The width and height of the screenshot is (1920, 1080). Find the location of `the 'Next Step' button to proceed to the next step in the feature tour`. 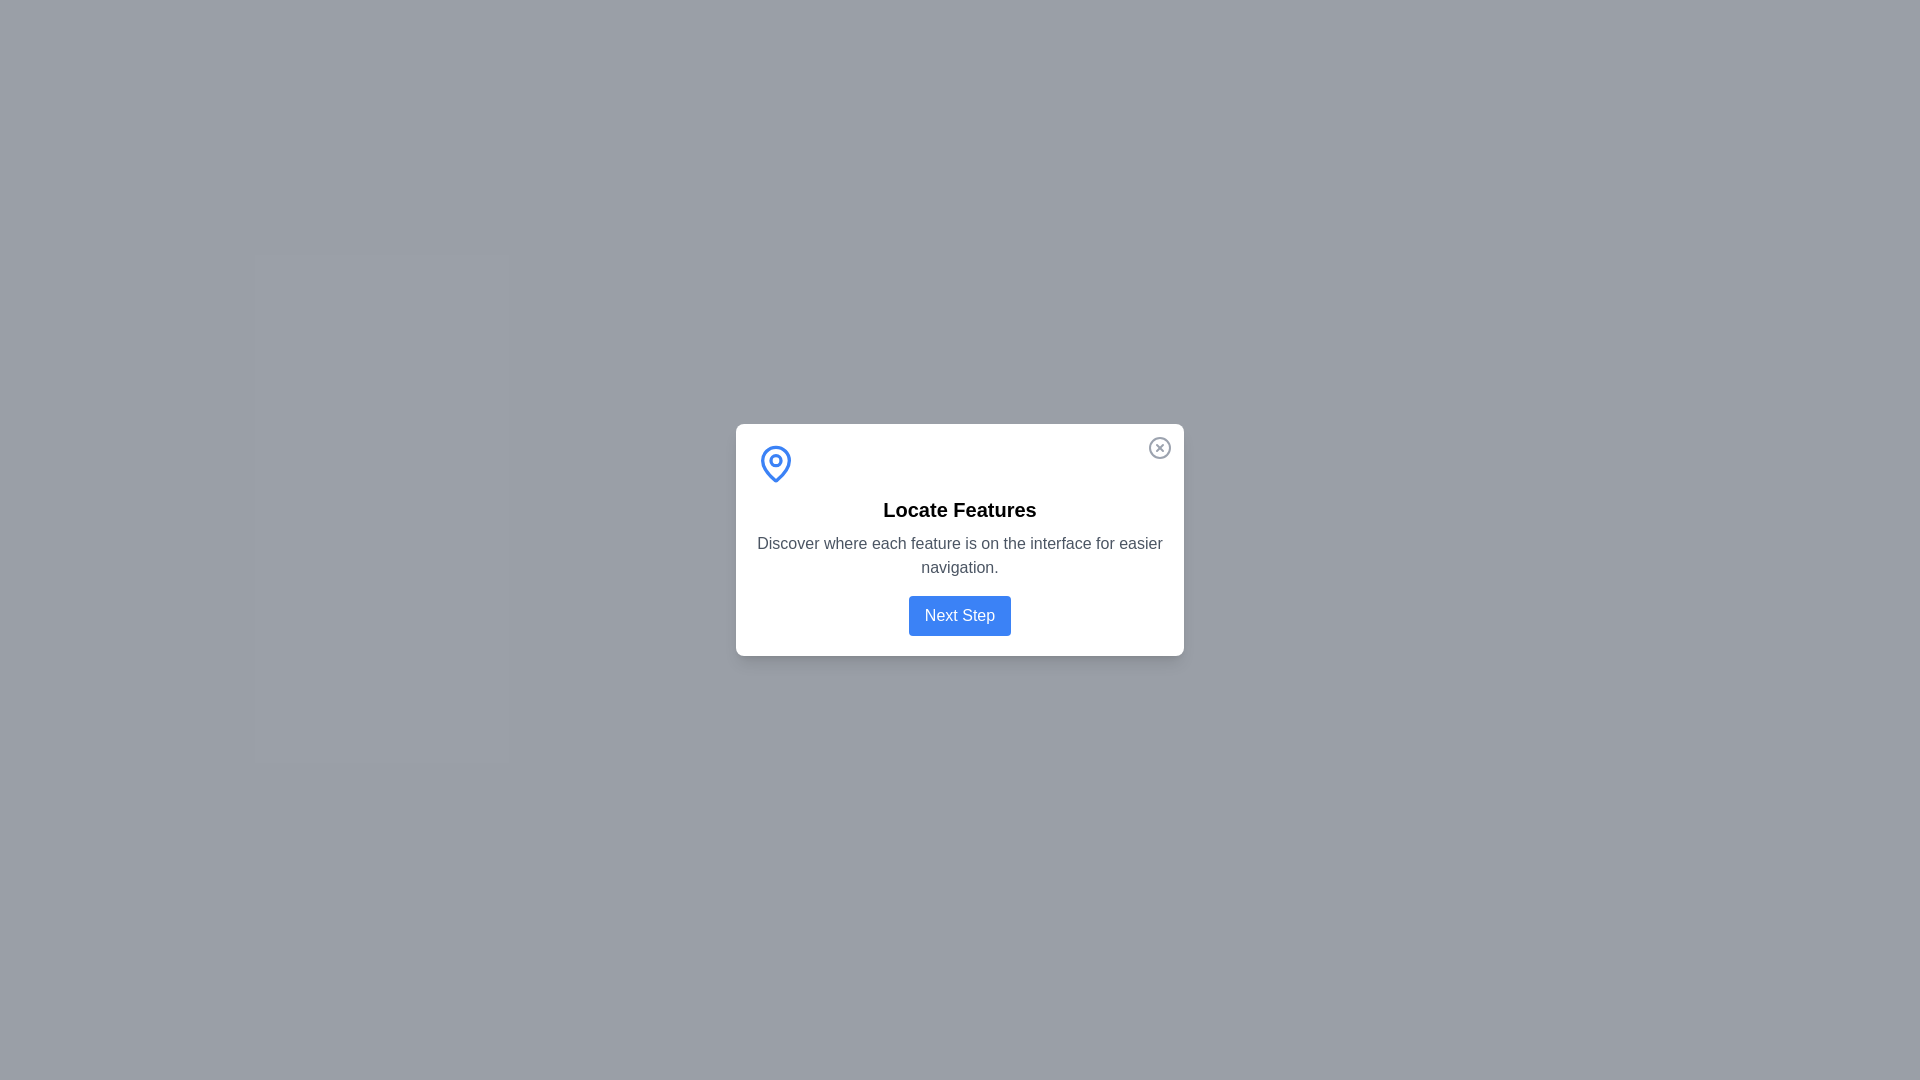

the 'Next Step' button to proceed to the next step in the feature tour is located at coordinates (960, 615).